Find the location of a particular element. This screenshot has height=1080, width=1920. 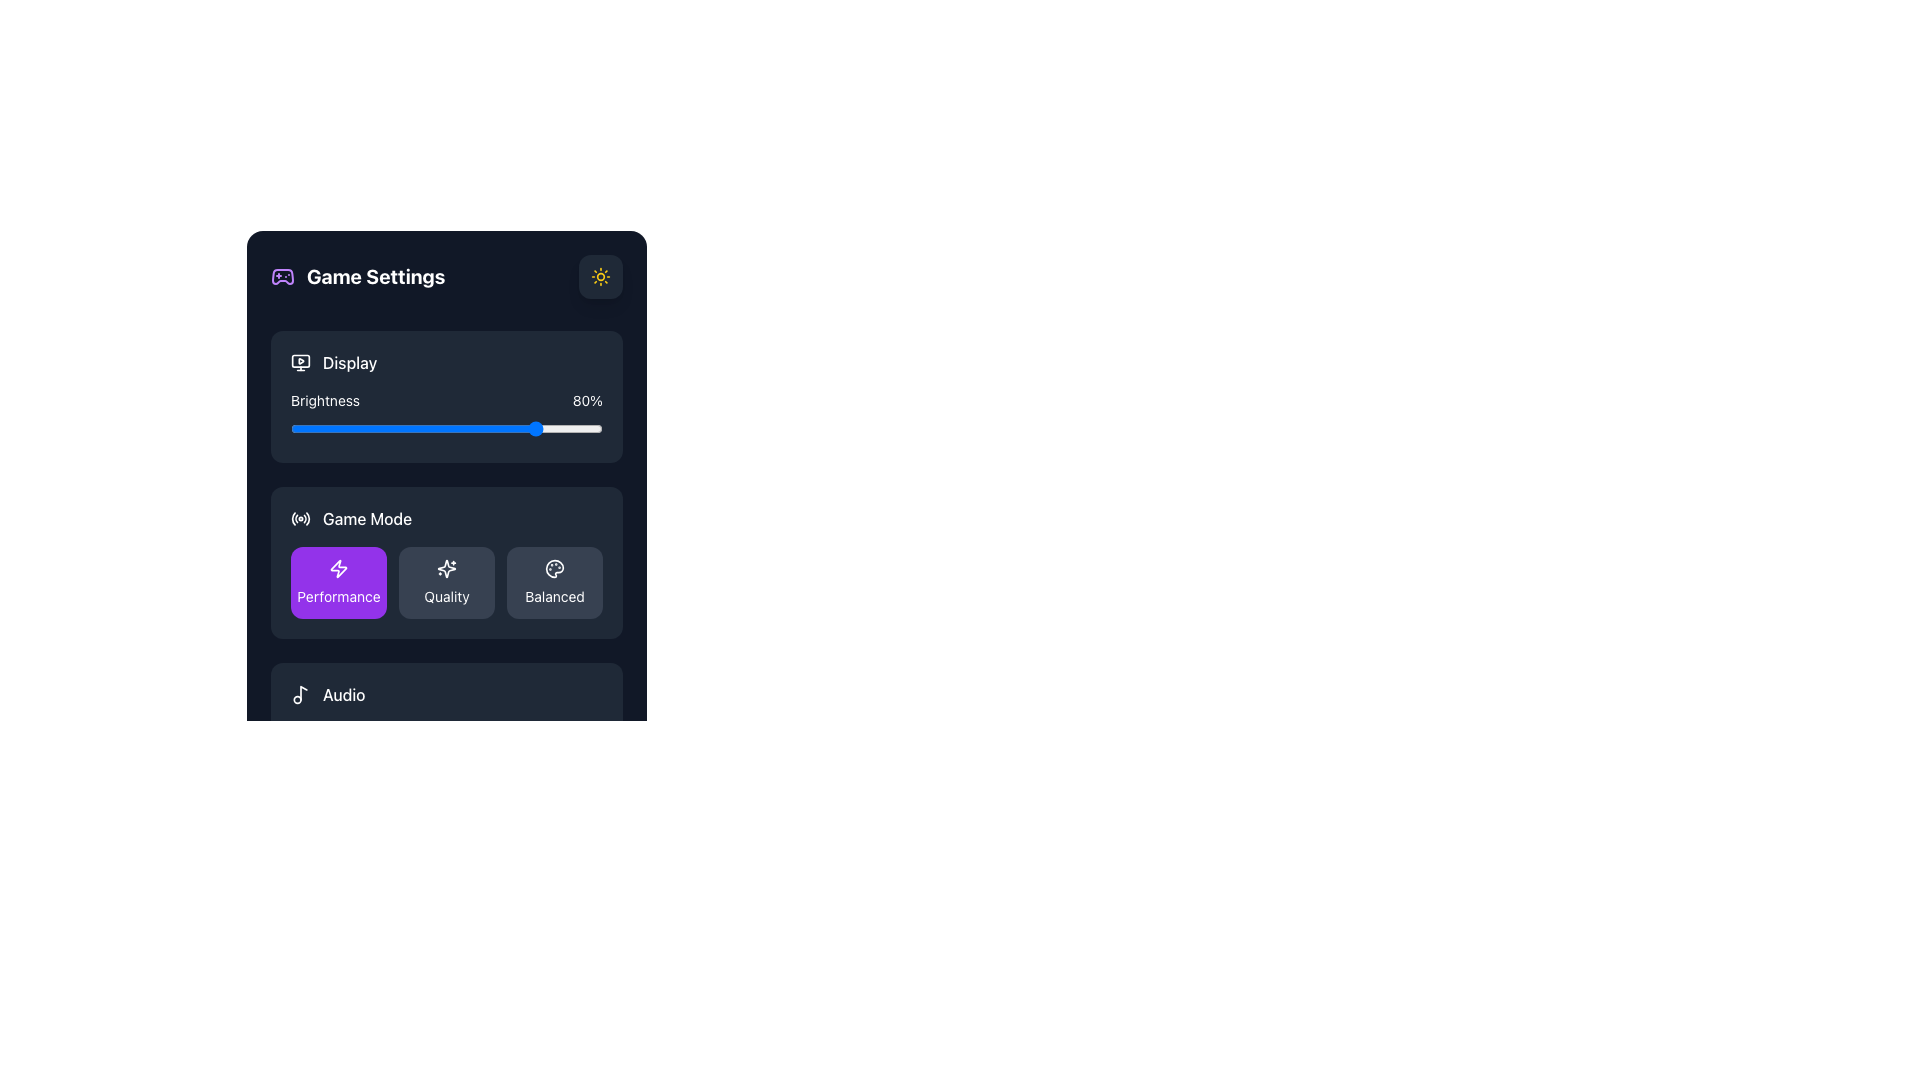

brightness level is located at coordinates (543, 427).